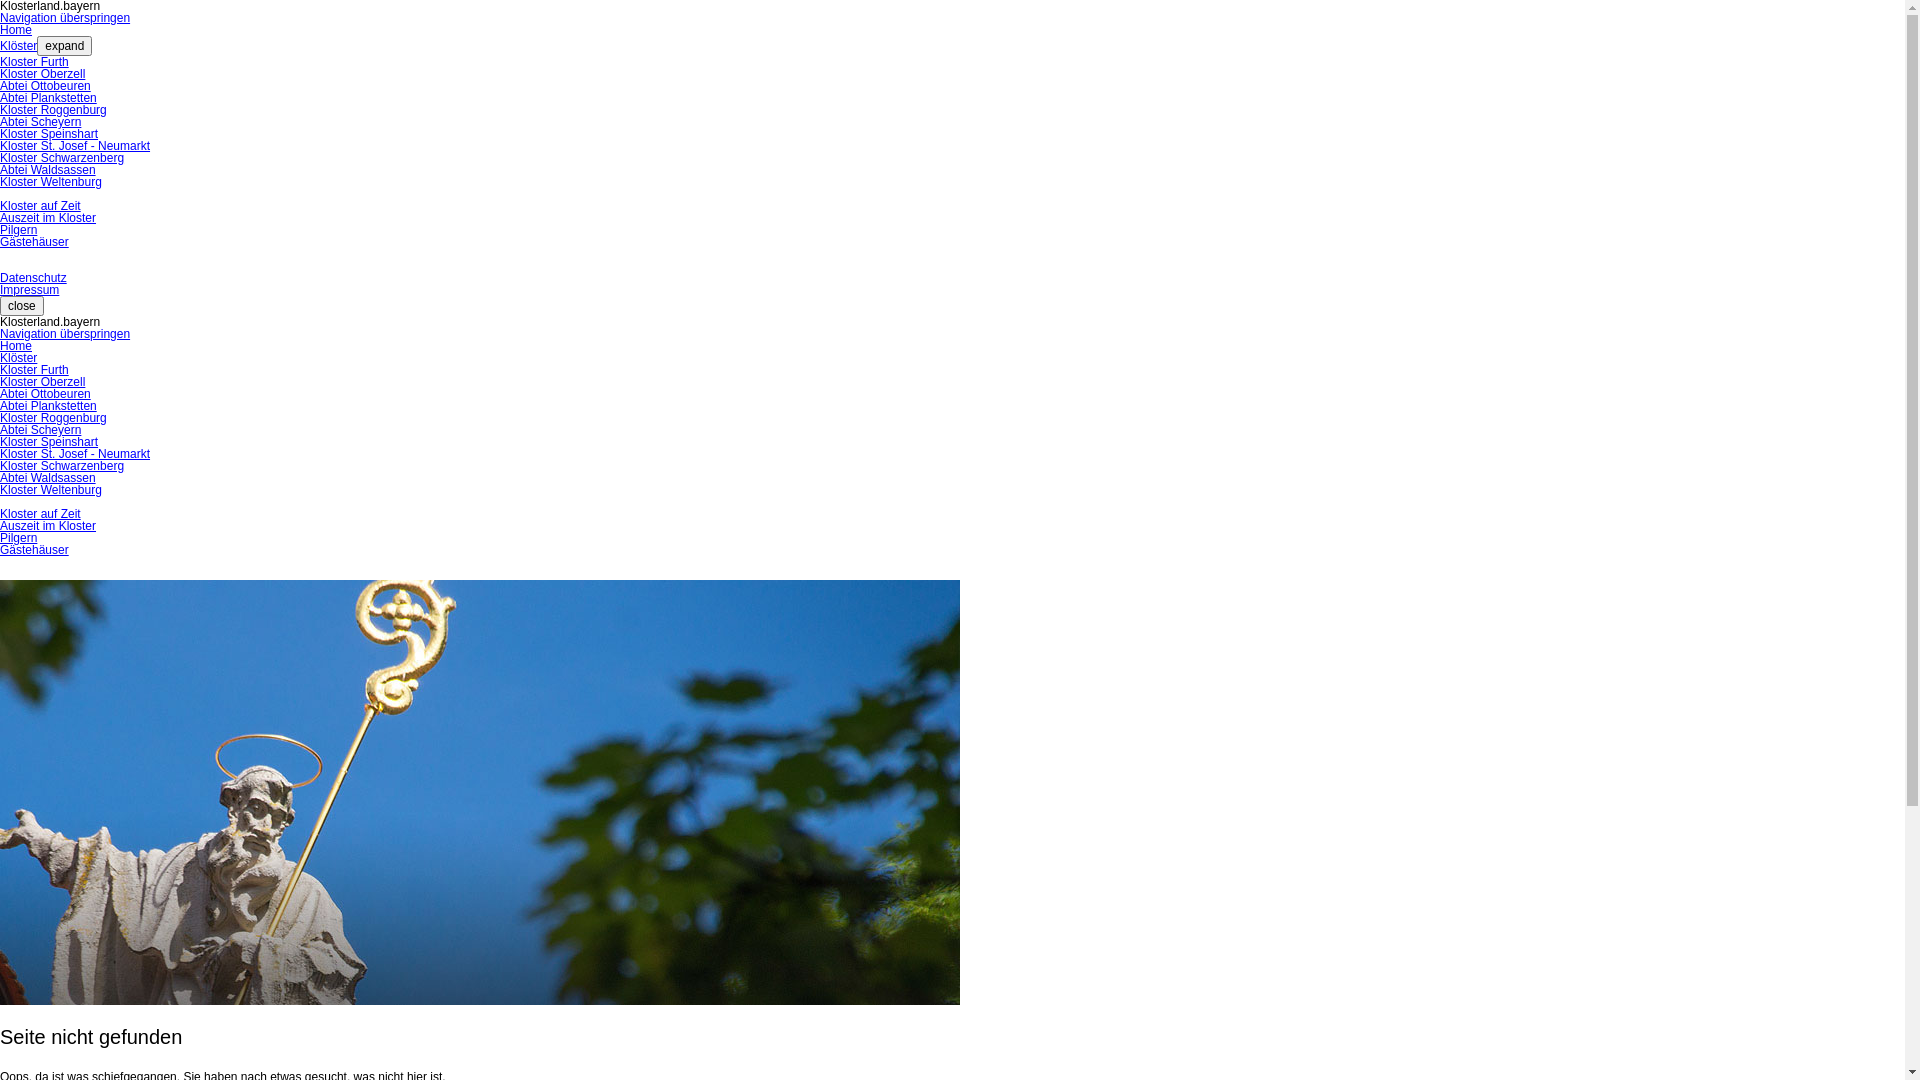 This screenshot has width=1920, height=1080. I want to click on 'Kloster Weltenburg', so click(51, 181).